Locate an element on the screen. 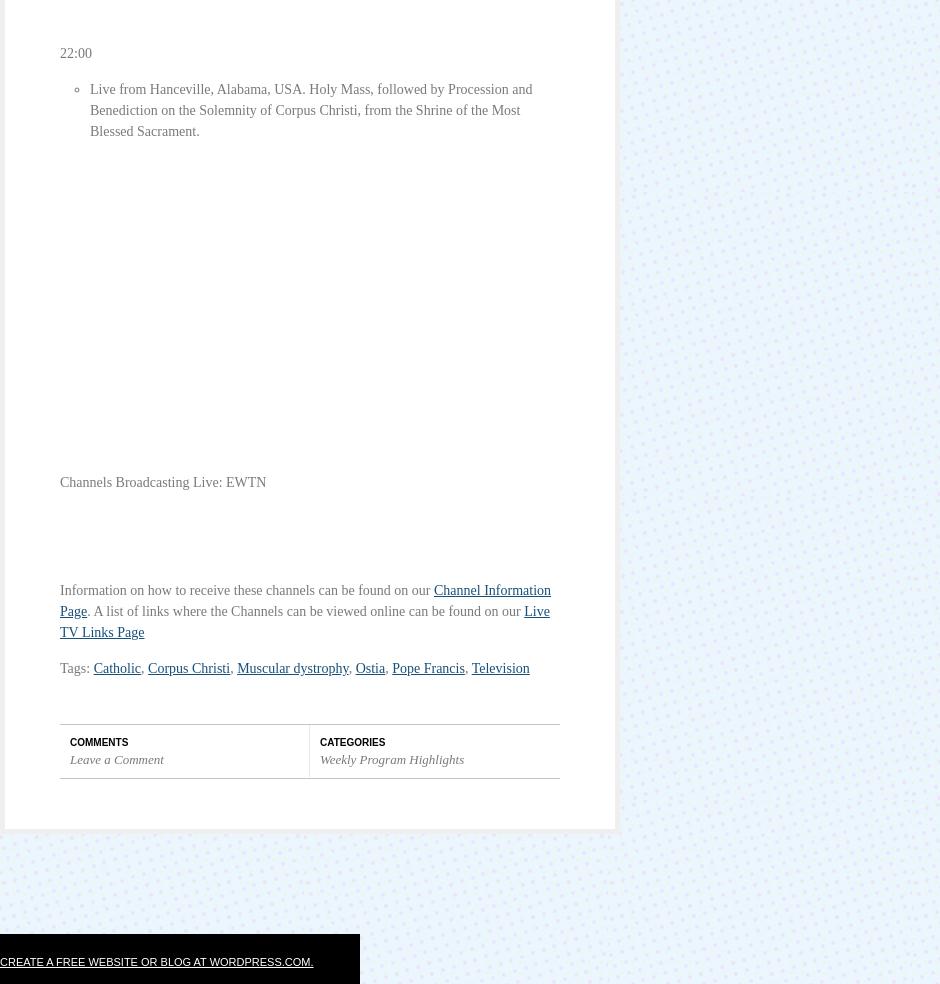 The height and width of the screenshot is (984, 940). 'Television' is located at coordinates (499, 668).